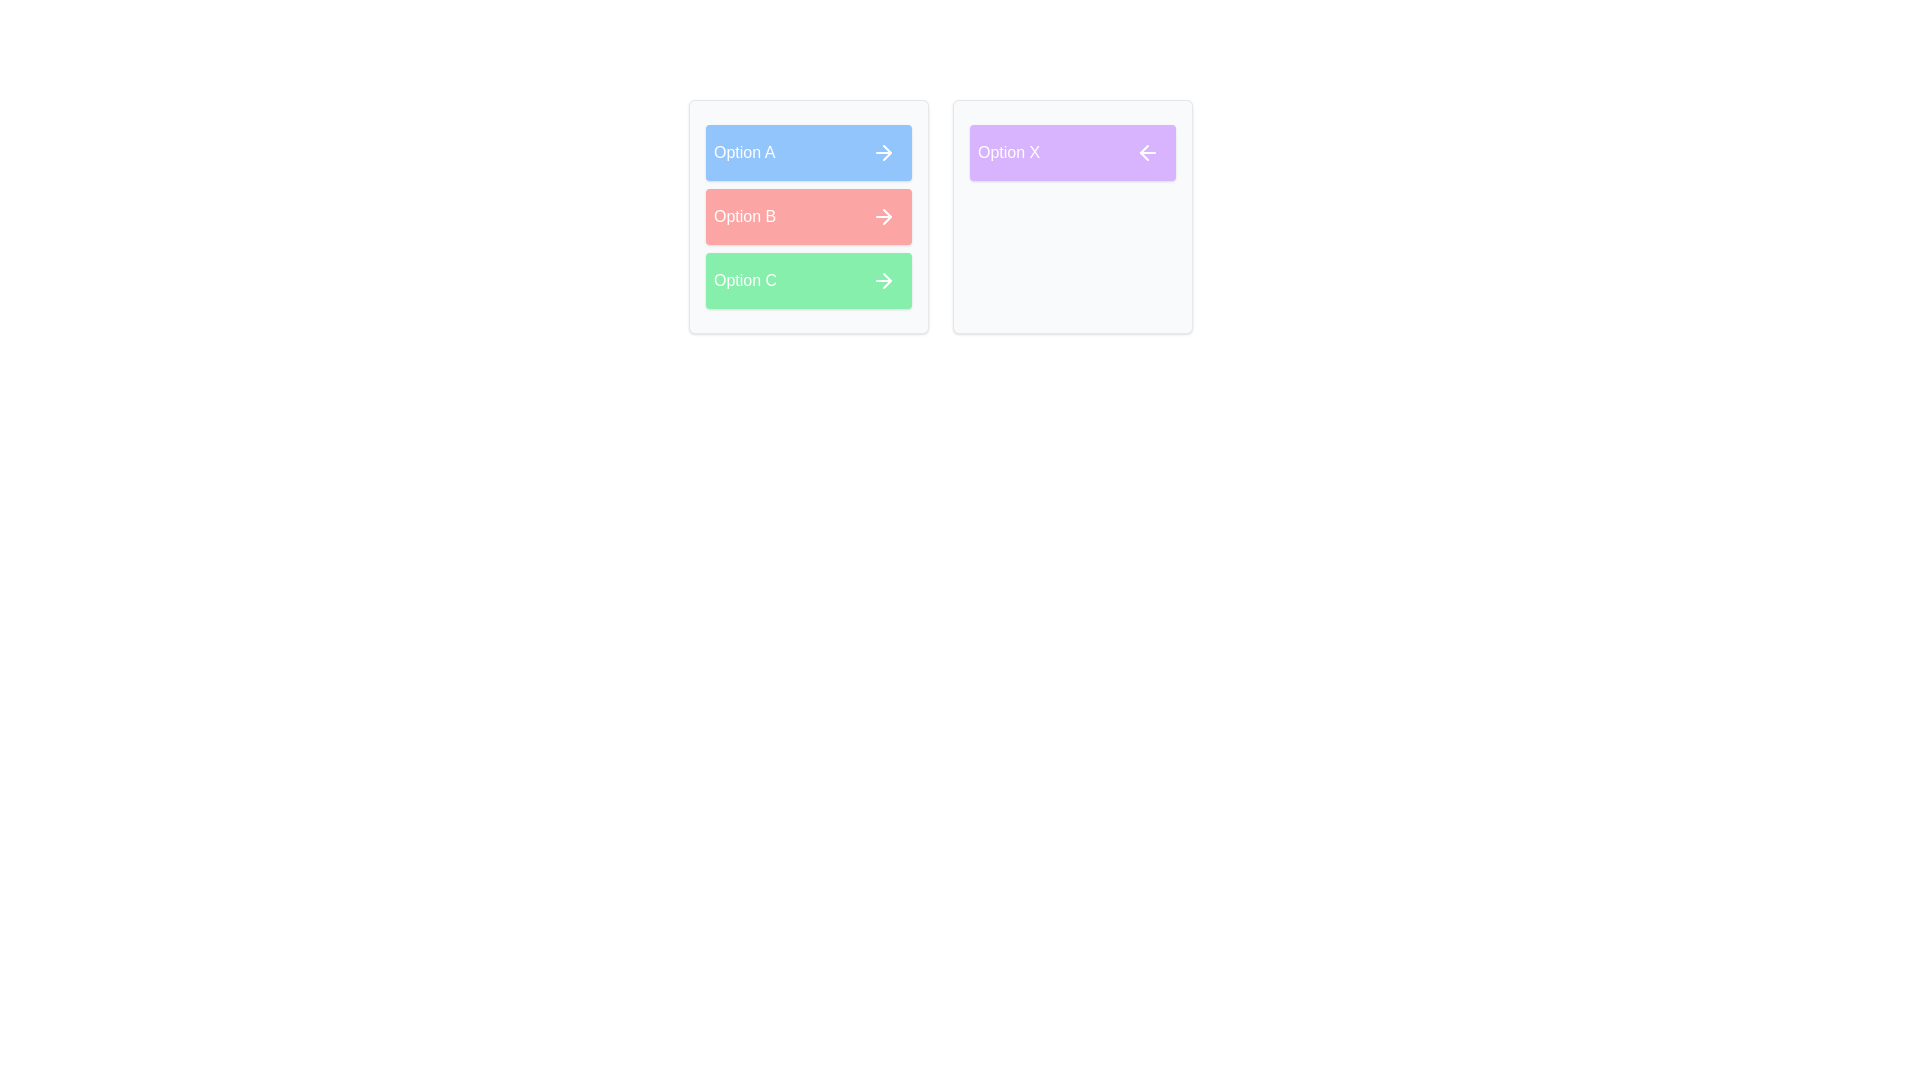 The width and height of the screenshot is (1920, 1080). I want to click on the item Option C in the list, so click(809, 281).